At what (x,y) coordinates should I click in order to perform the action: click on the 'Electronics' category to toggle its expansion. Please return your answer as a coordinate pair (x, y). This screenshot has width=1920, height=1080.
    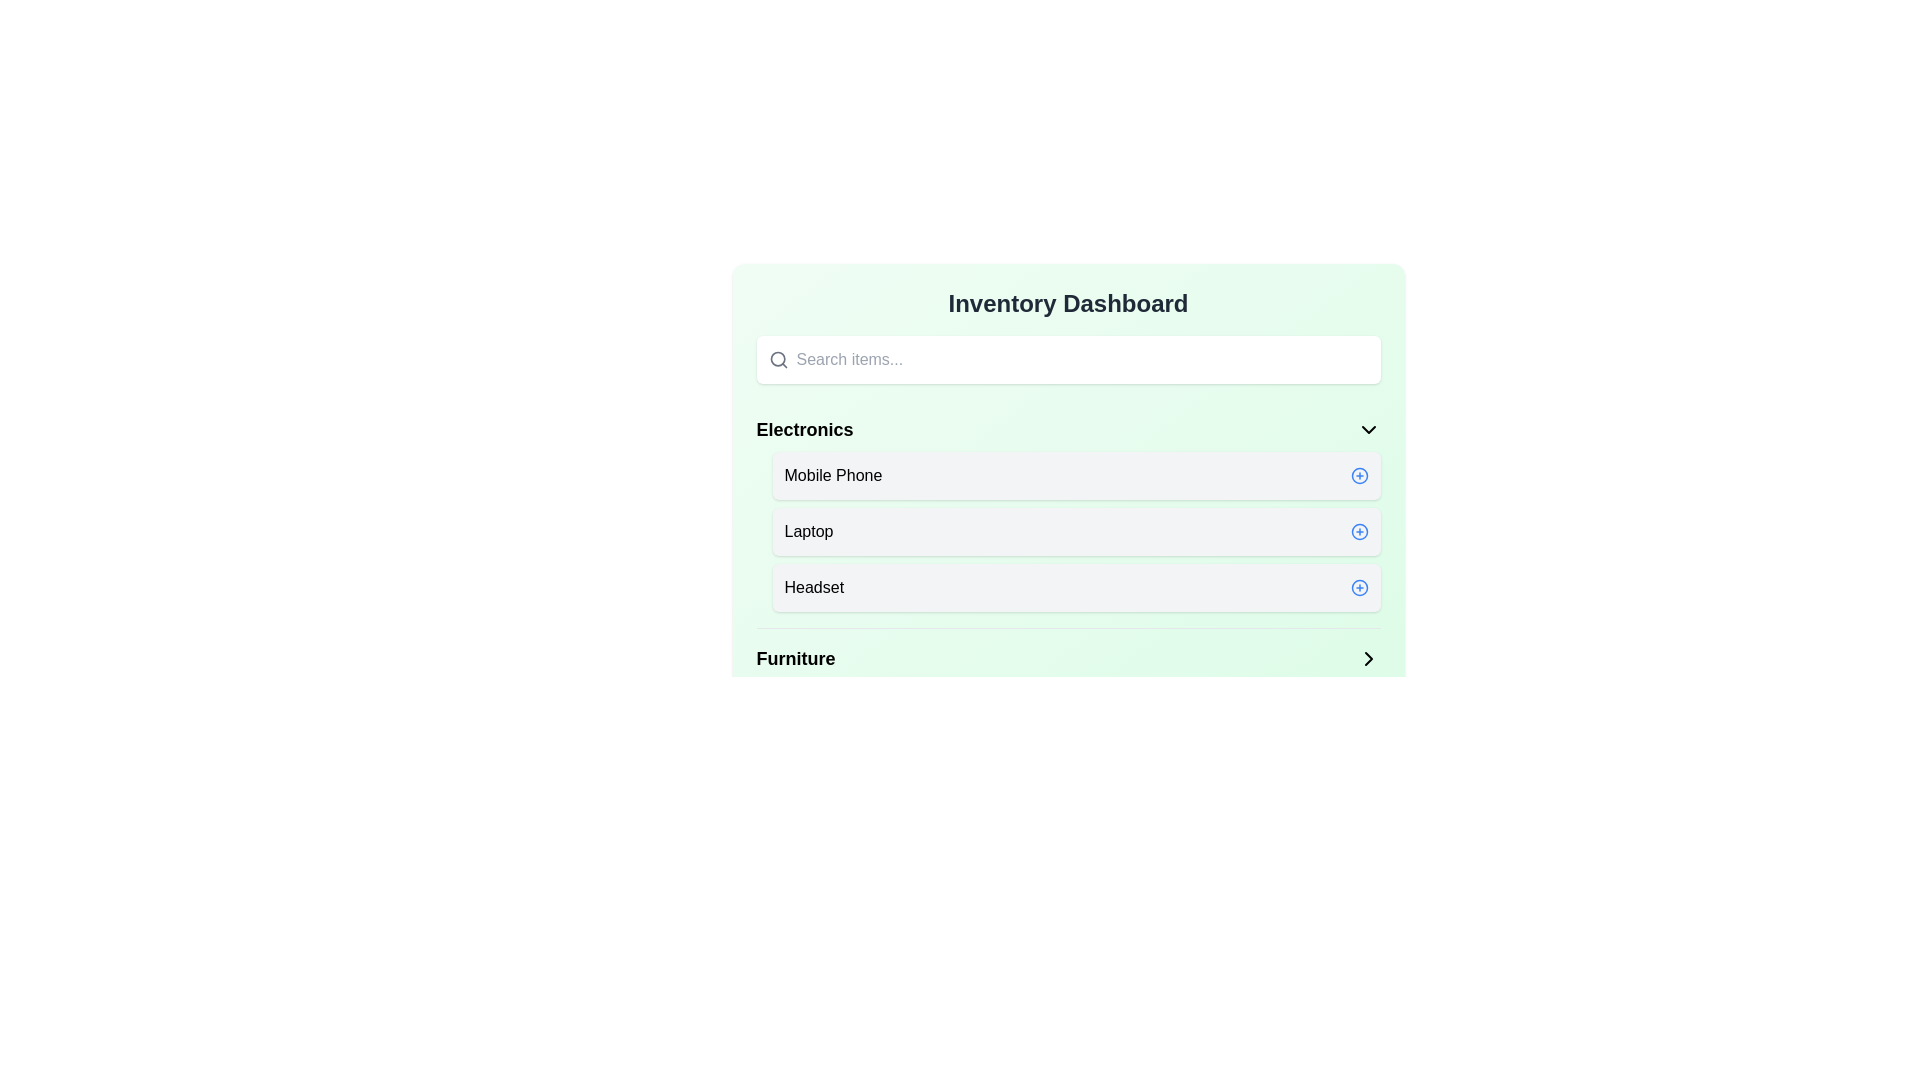
    Looking at the image, I should click on (1067, 428).